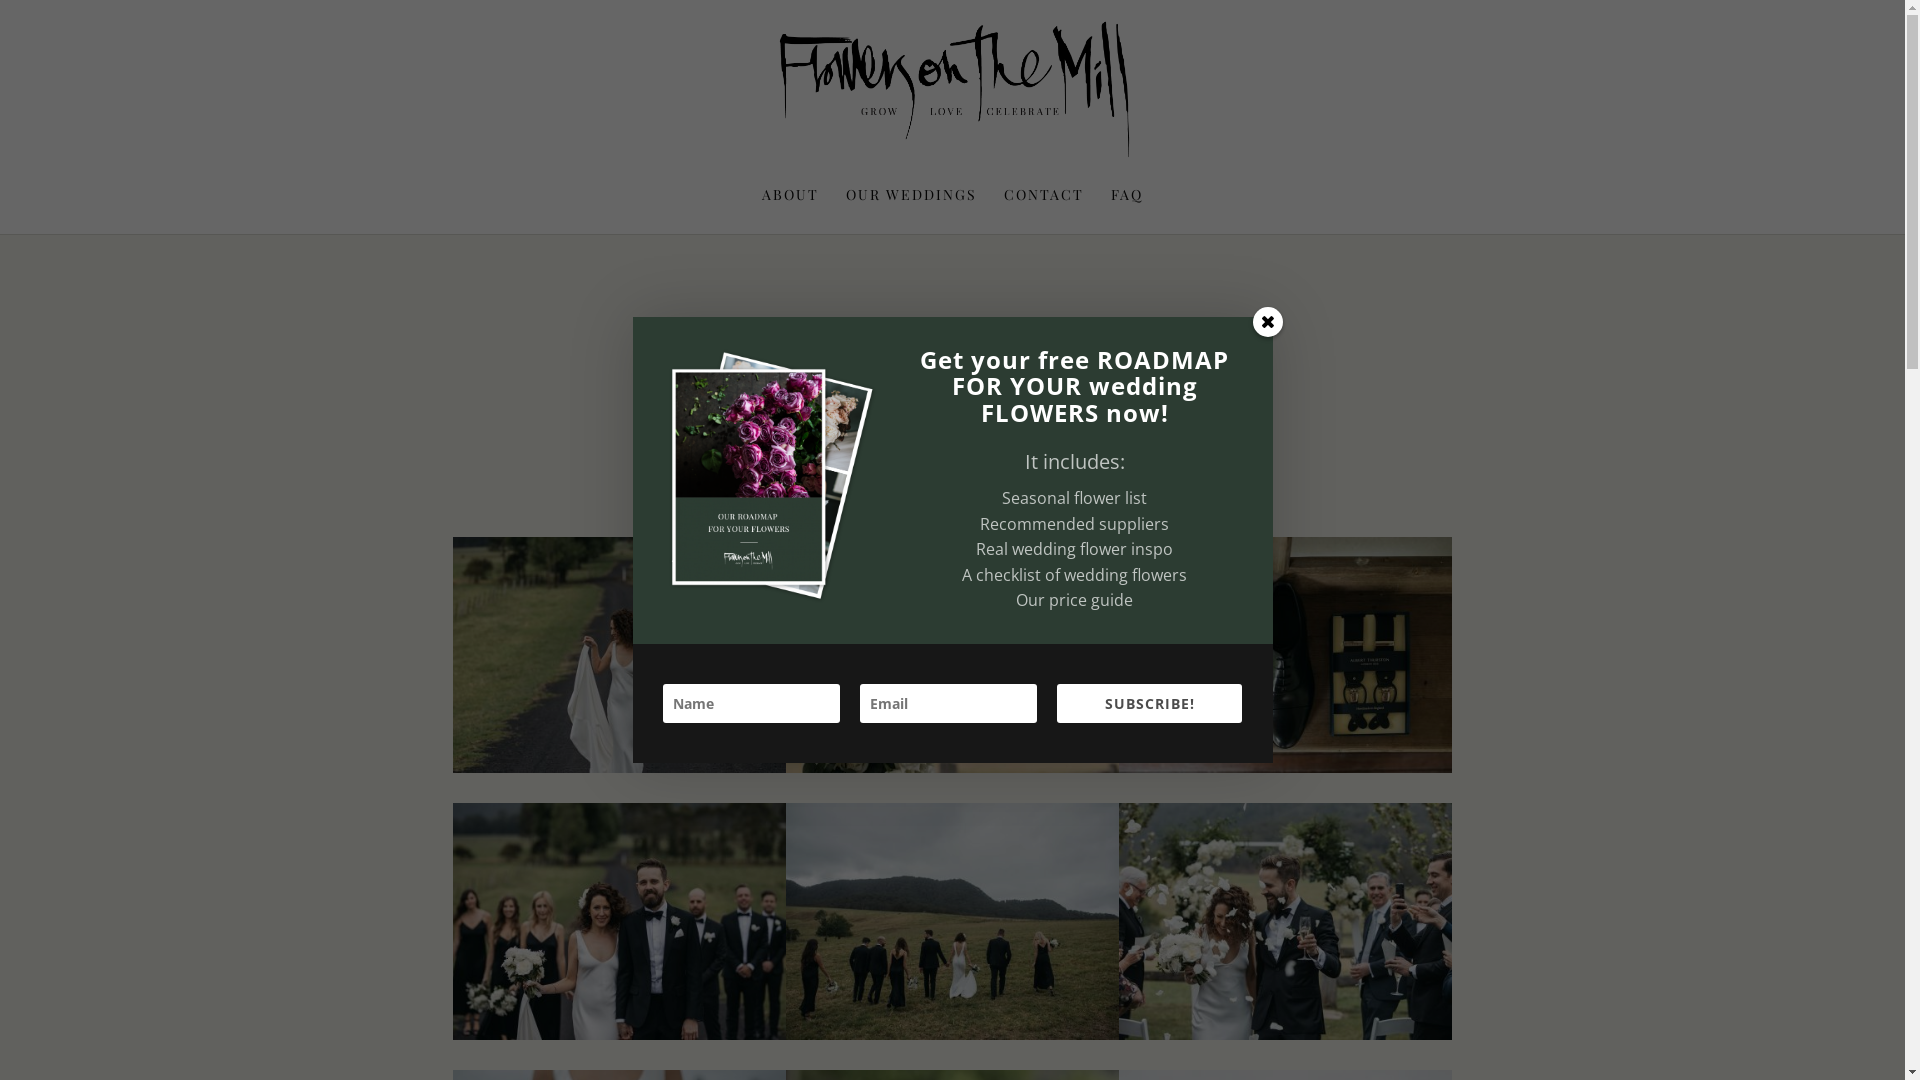  Describe the element at coordinates (910, 211) in the screenshot. I see `'OUR WEDDINGS'` at that location.